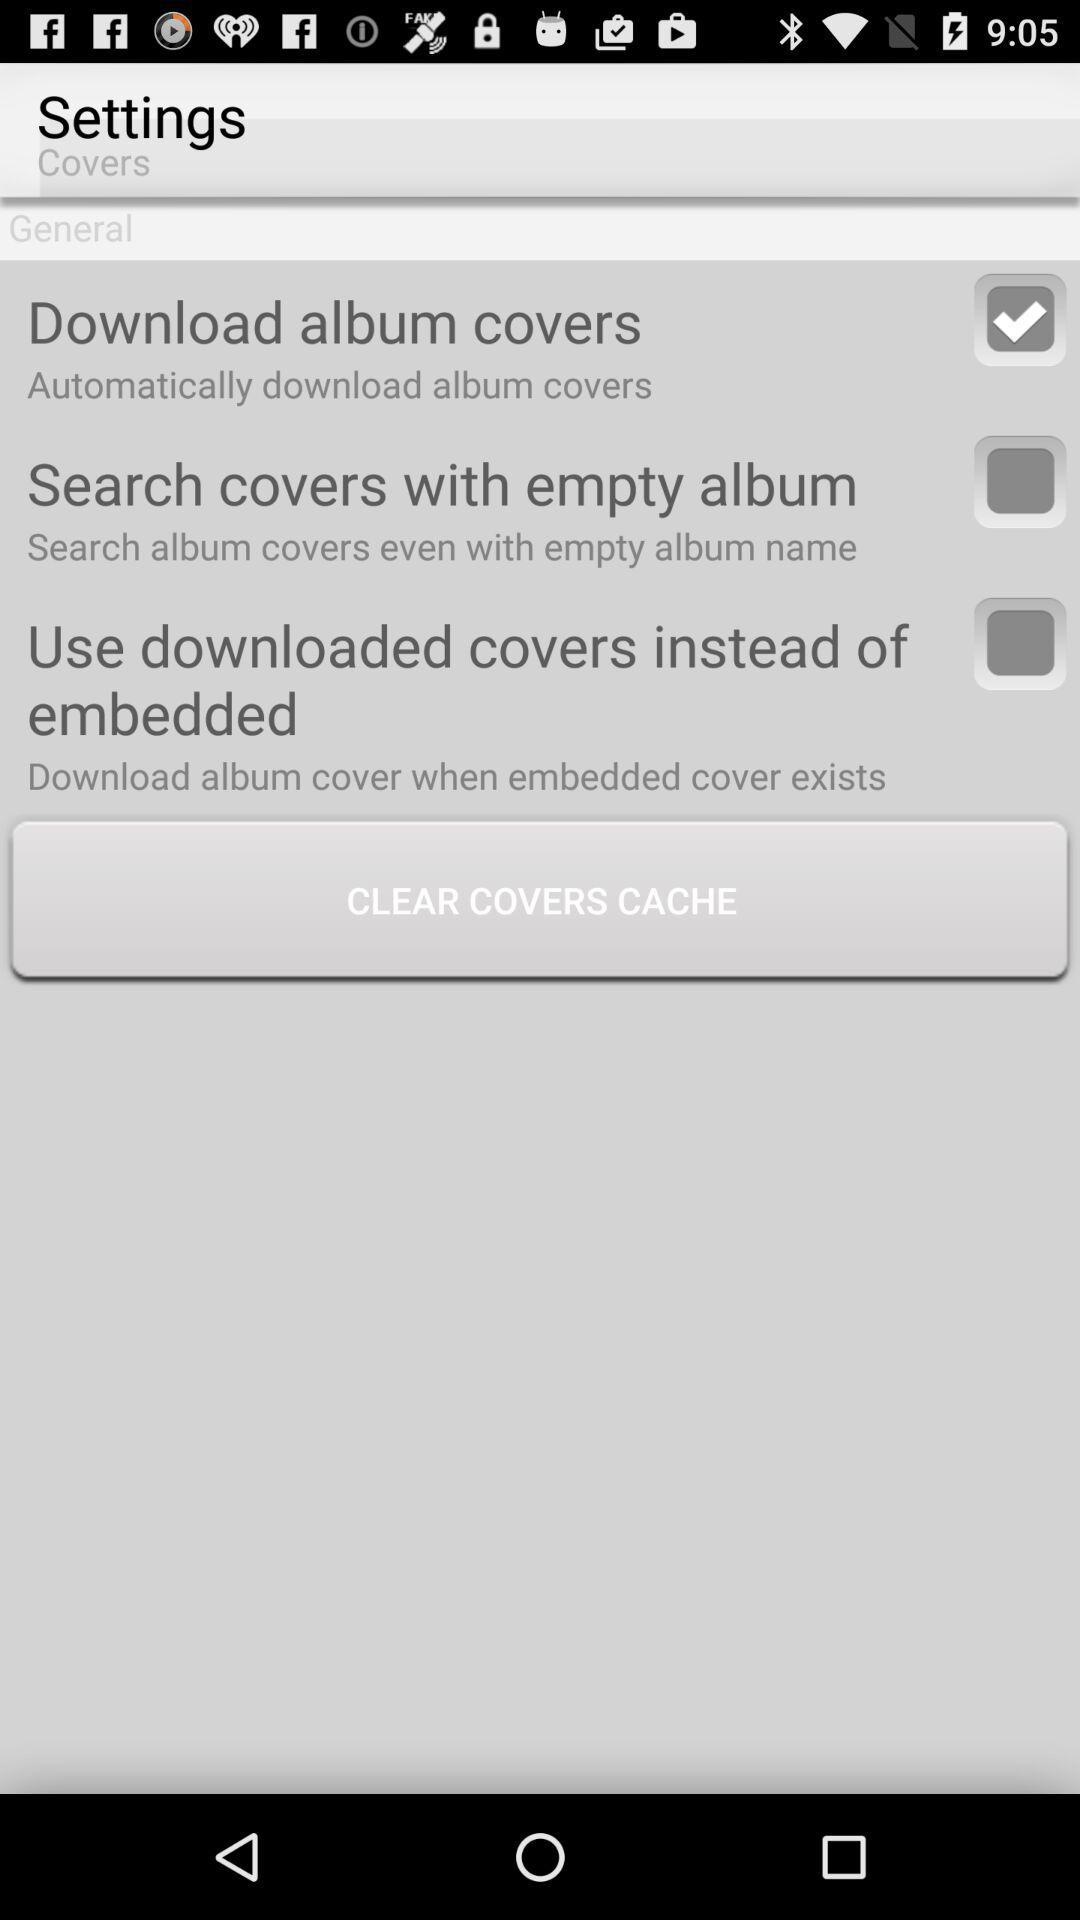 The width and height of the screenshot is (1080, 1920). Describe the element at coordinates (540, 901) in the screenshot. I see `clear covers cache` at that location.